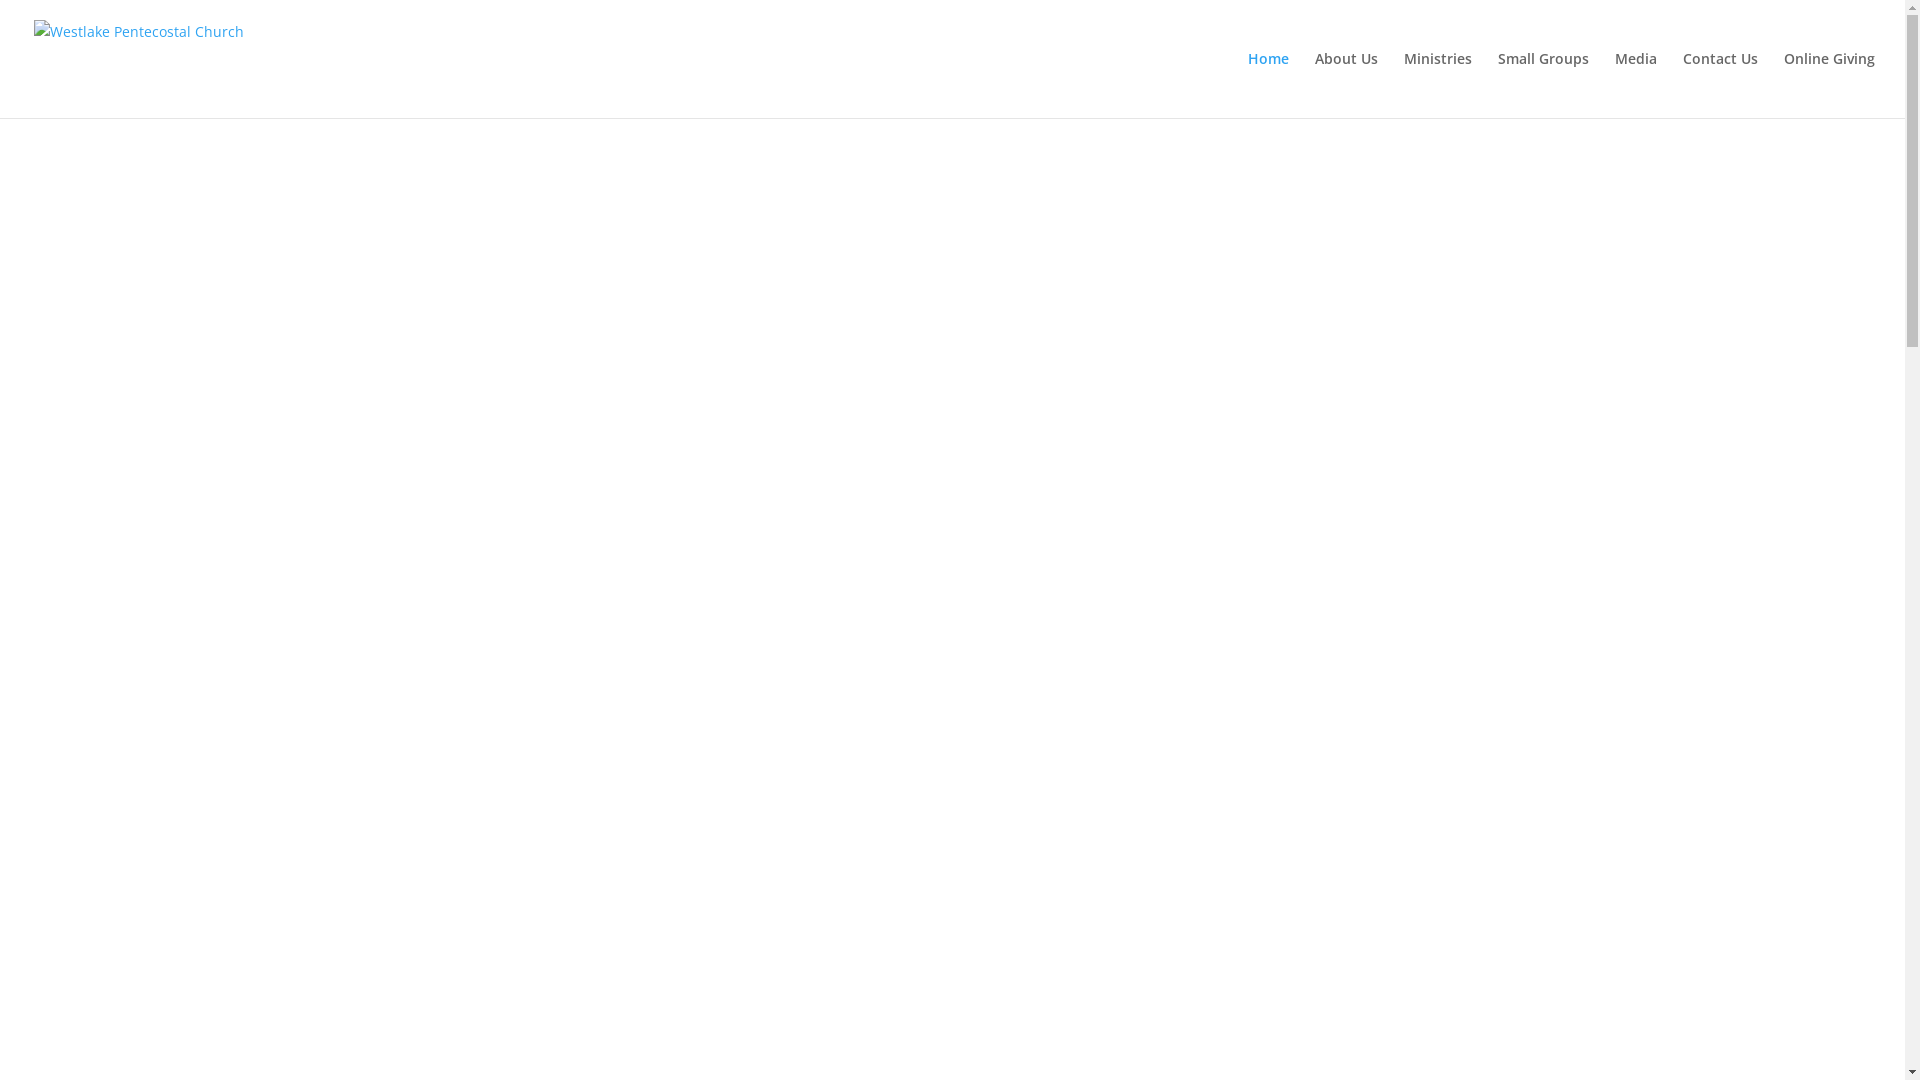 Image resolution: width=1920 pixels, height=1080 pixels. I want to click on 'Small Groups', so click(1542, 83).